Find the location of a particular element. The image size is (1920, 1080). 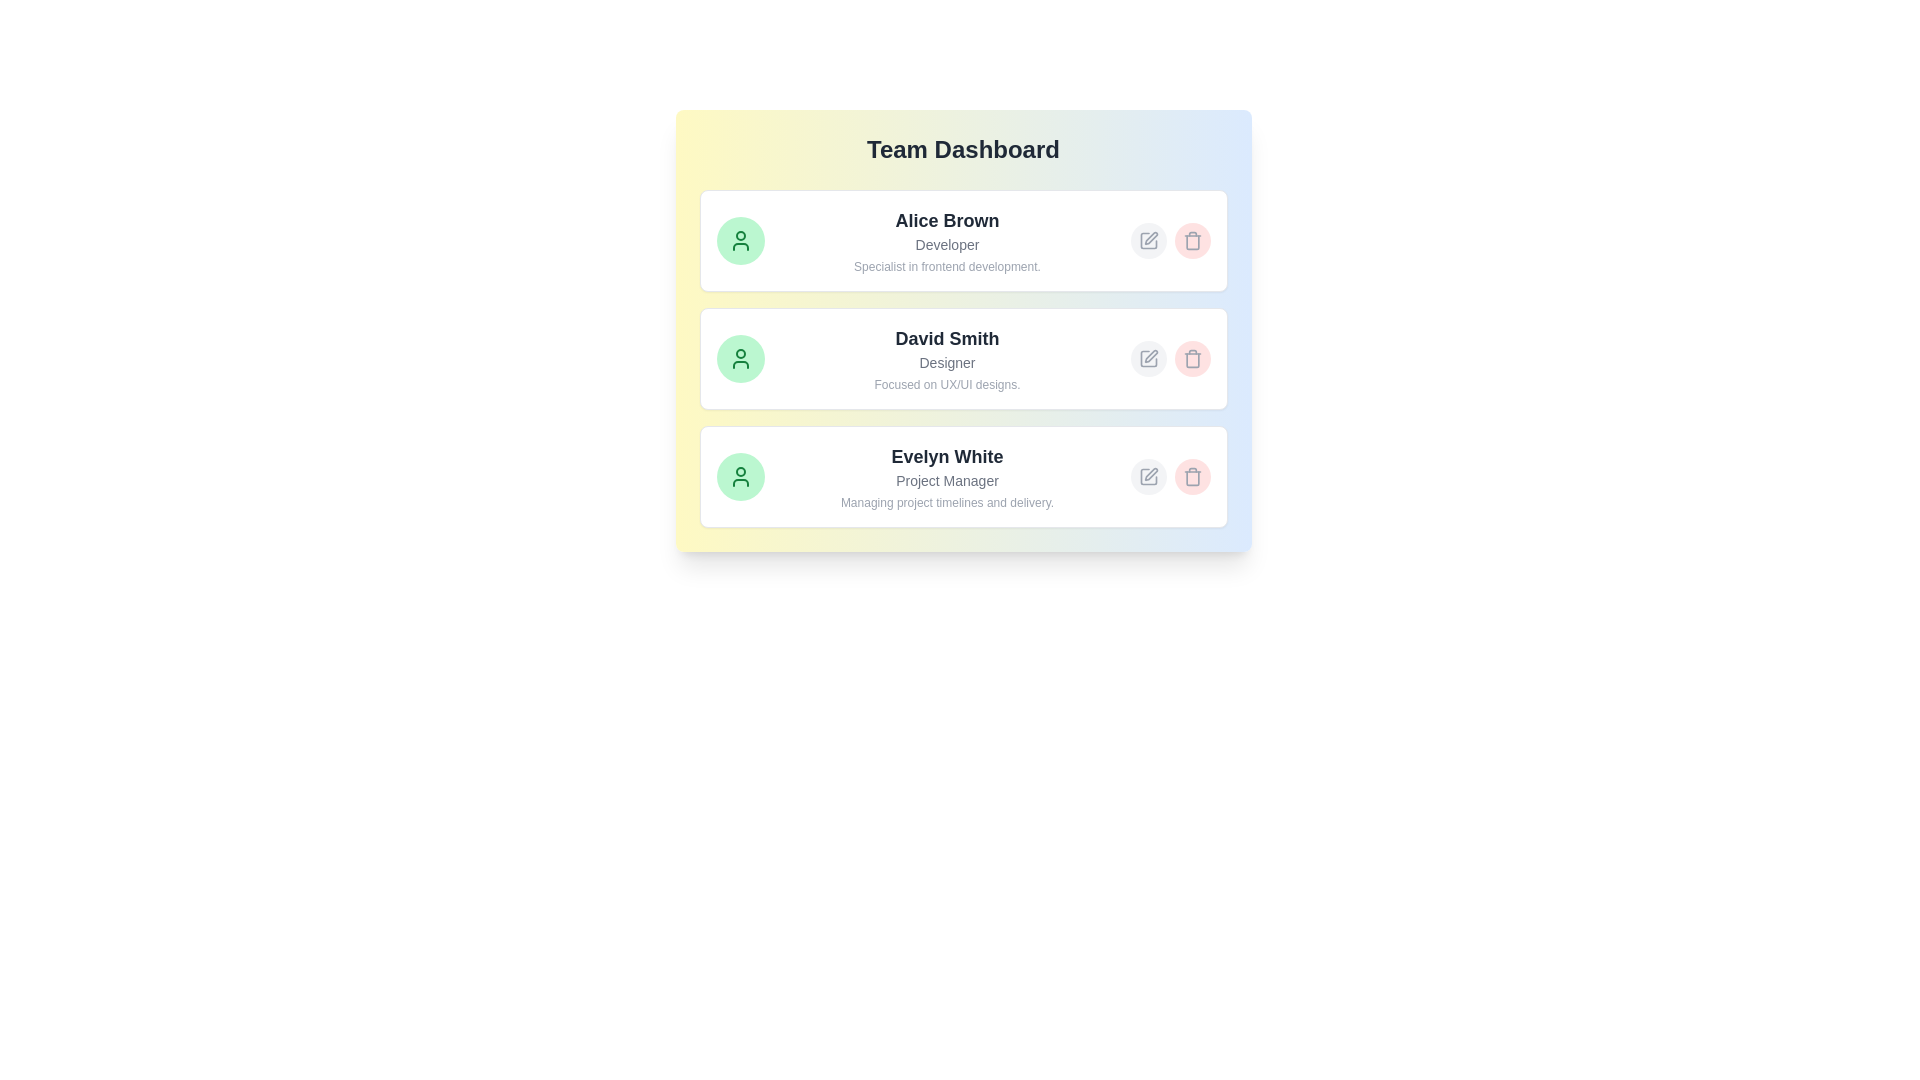

the 'Edit' button located on the far right side of the first row in the 'Team Dashboard' list, to the left of the red trash icon and aligned with the user name 'Alice Brown' is located at coordinates (1148, 239).